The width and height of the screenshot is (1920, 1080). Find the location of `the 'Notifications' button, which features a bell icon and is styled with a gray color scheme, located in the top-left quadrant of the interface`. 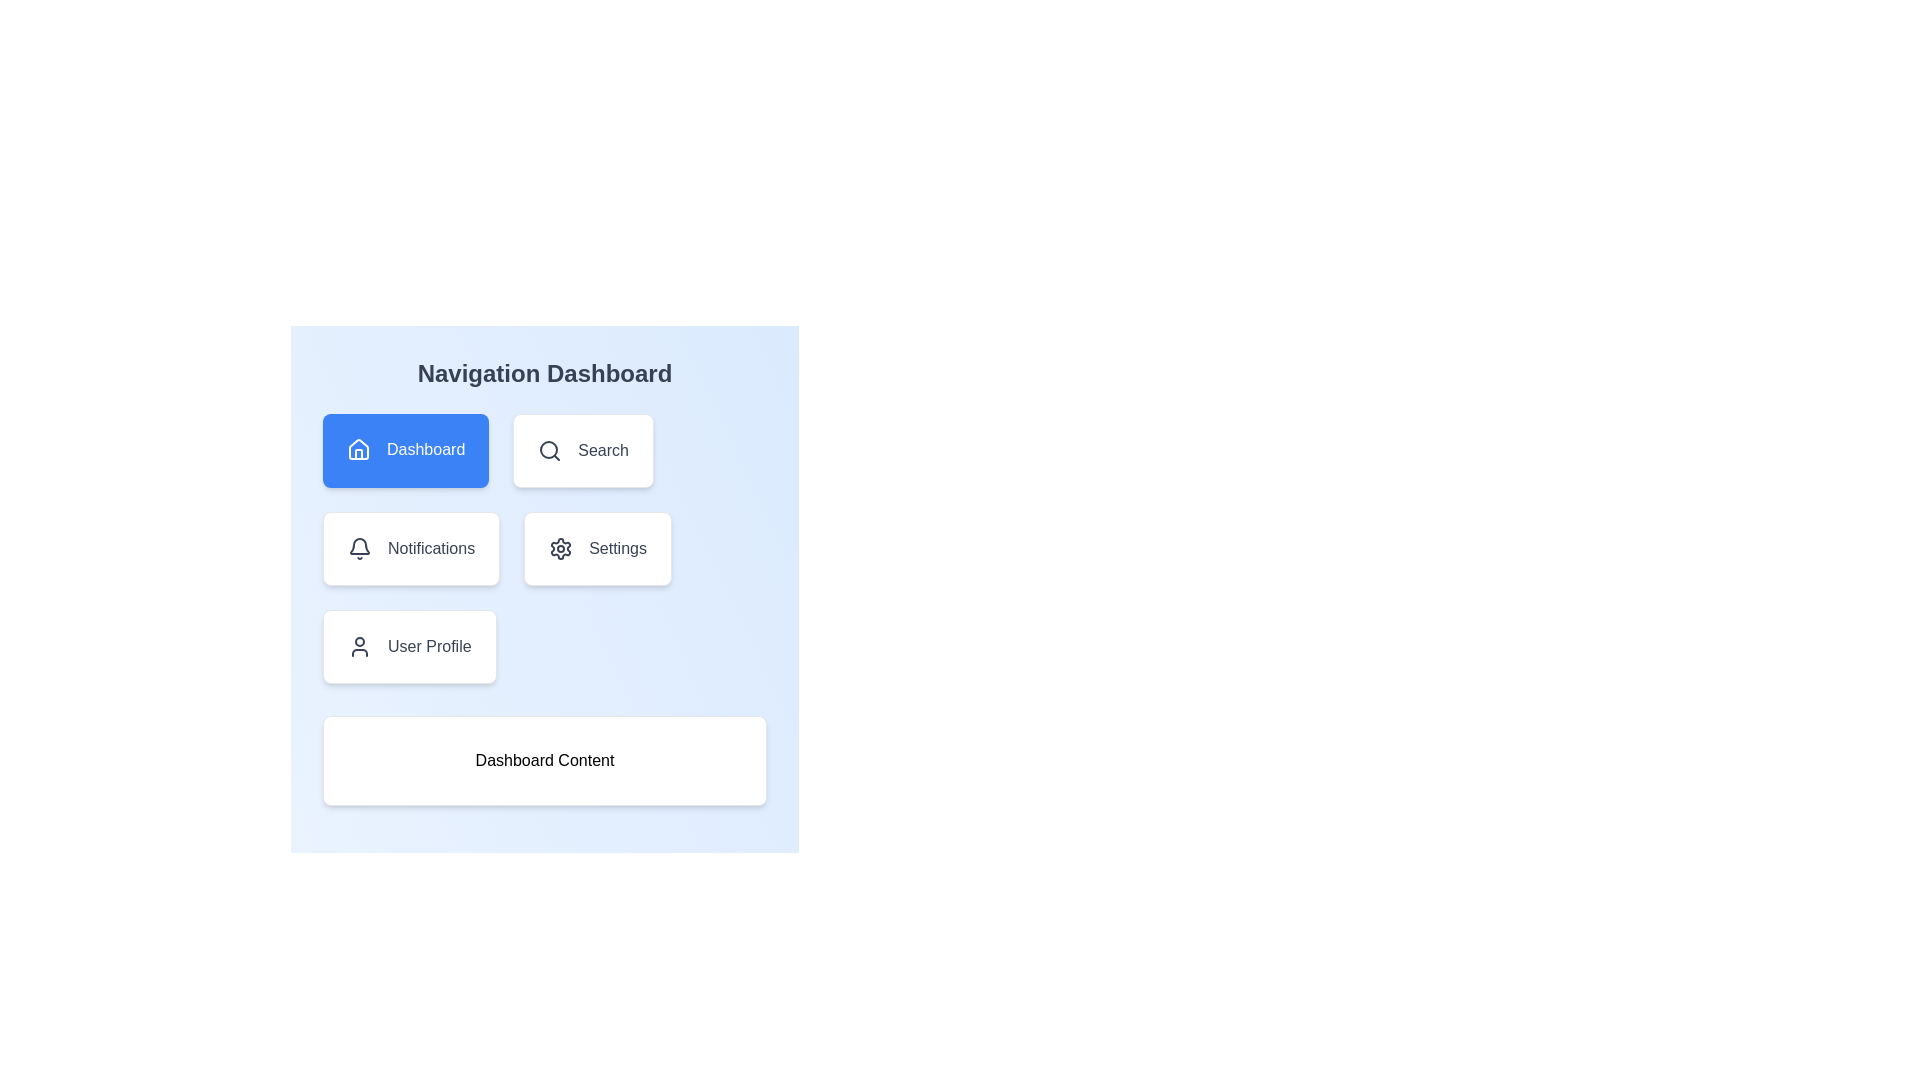

the 'Notifications' button, which features a bell icon and is styled with a gray color scheme, located in the top-left quadrant of the interface is located at coordinates (410, 548).